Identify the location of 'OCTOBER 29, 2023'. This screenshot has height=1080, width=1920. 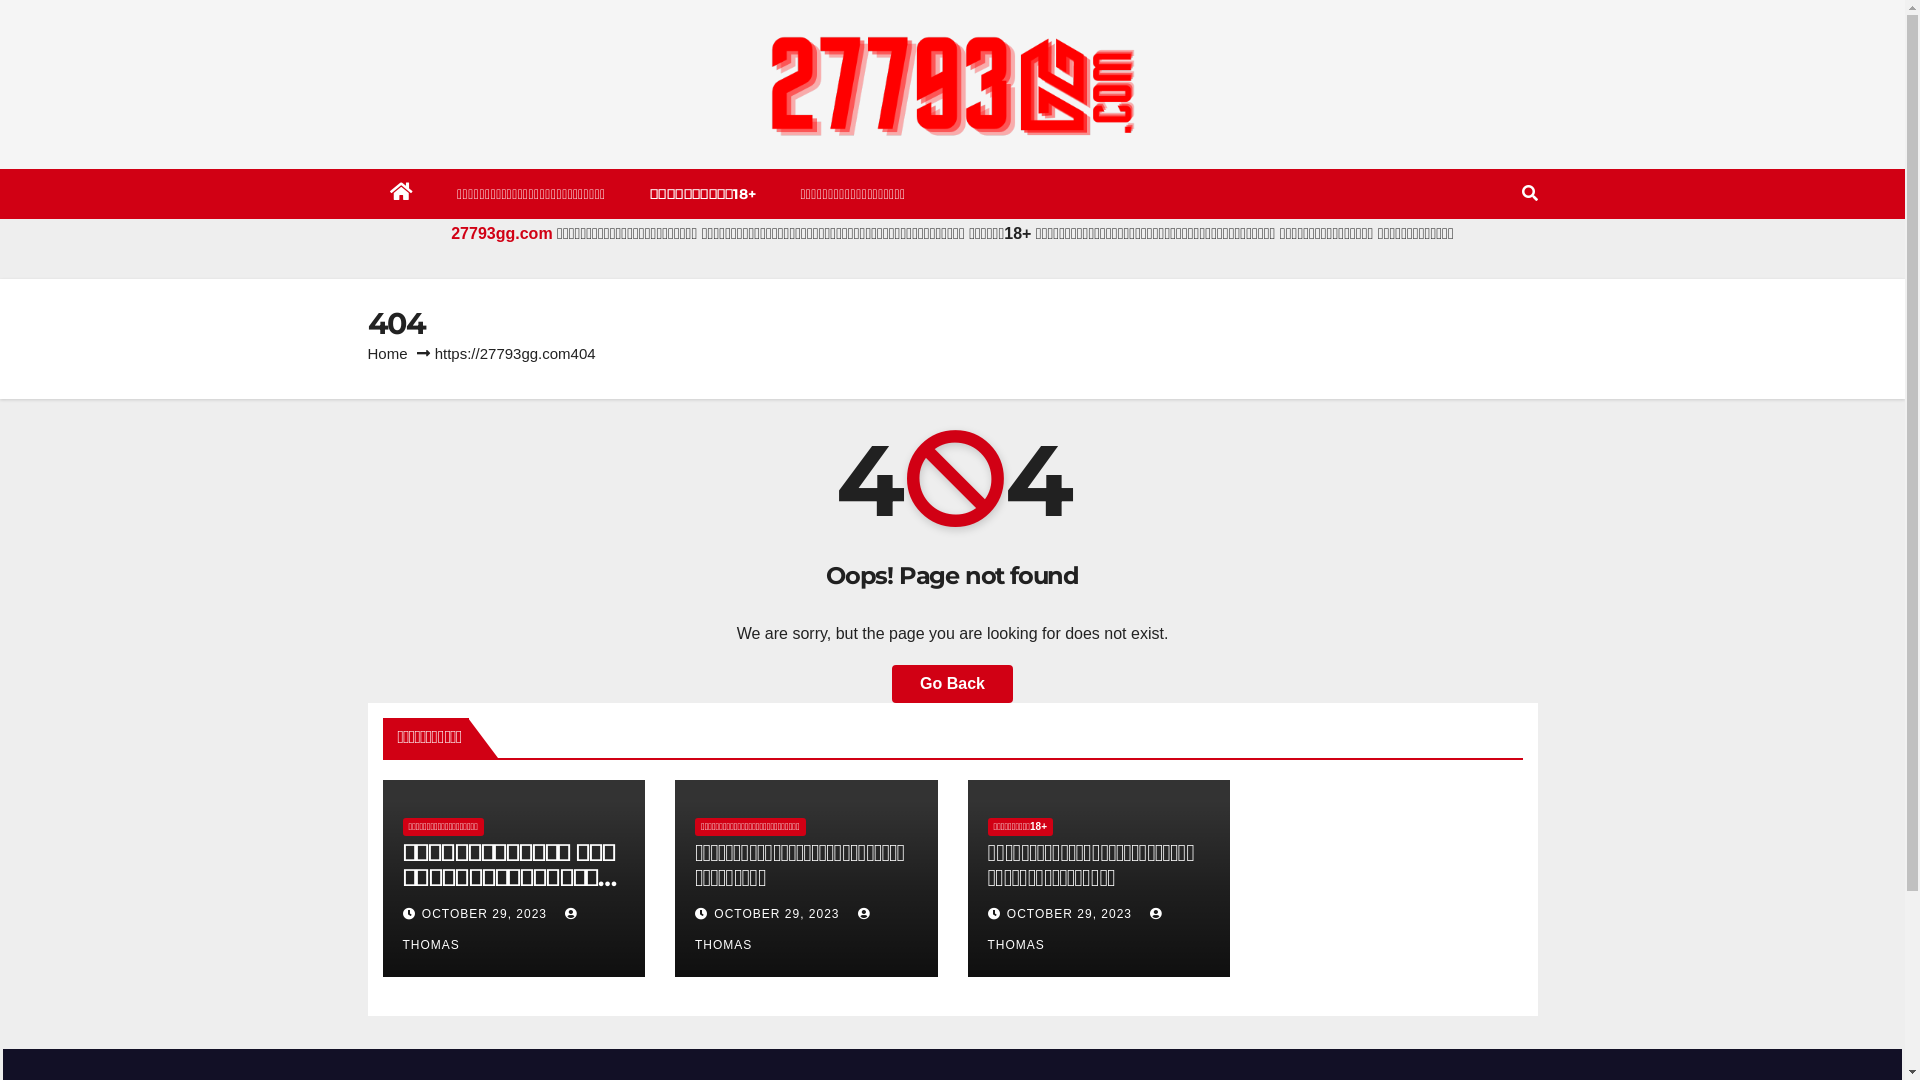
(714, 914).